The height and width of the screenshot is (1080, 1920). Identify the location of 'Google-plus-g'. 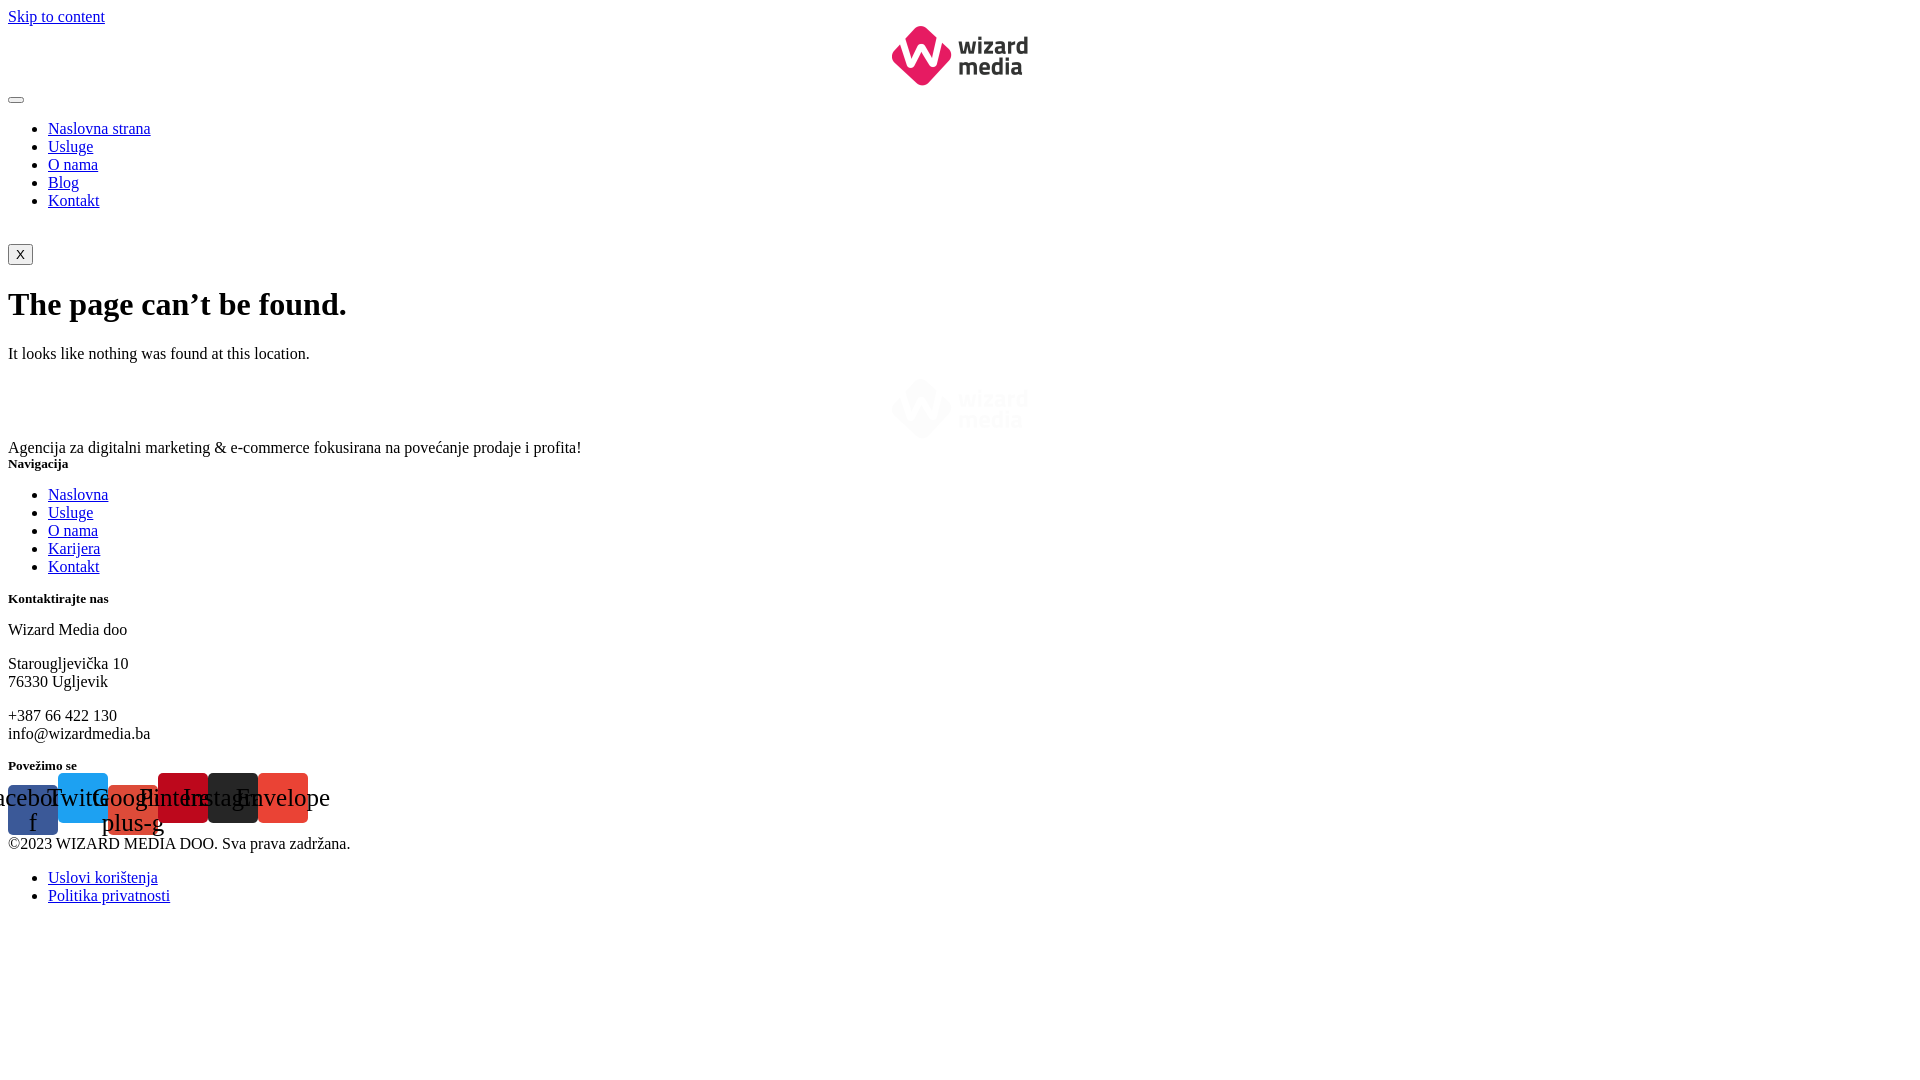
(132, 810).